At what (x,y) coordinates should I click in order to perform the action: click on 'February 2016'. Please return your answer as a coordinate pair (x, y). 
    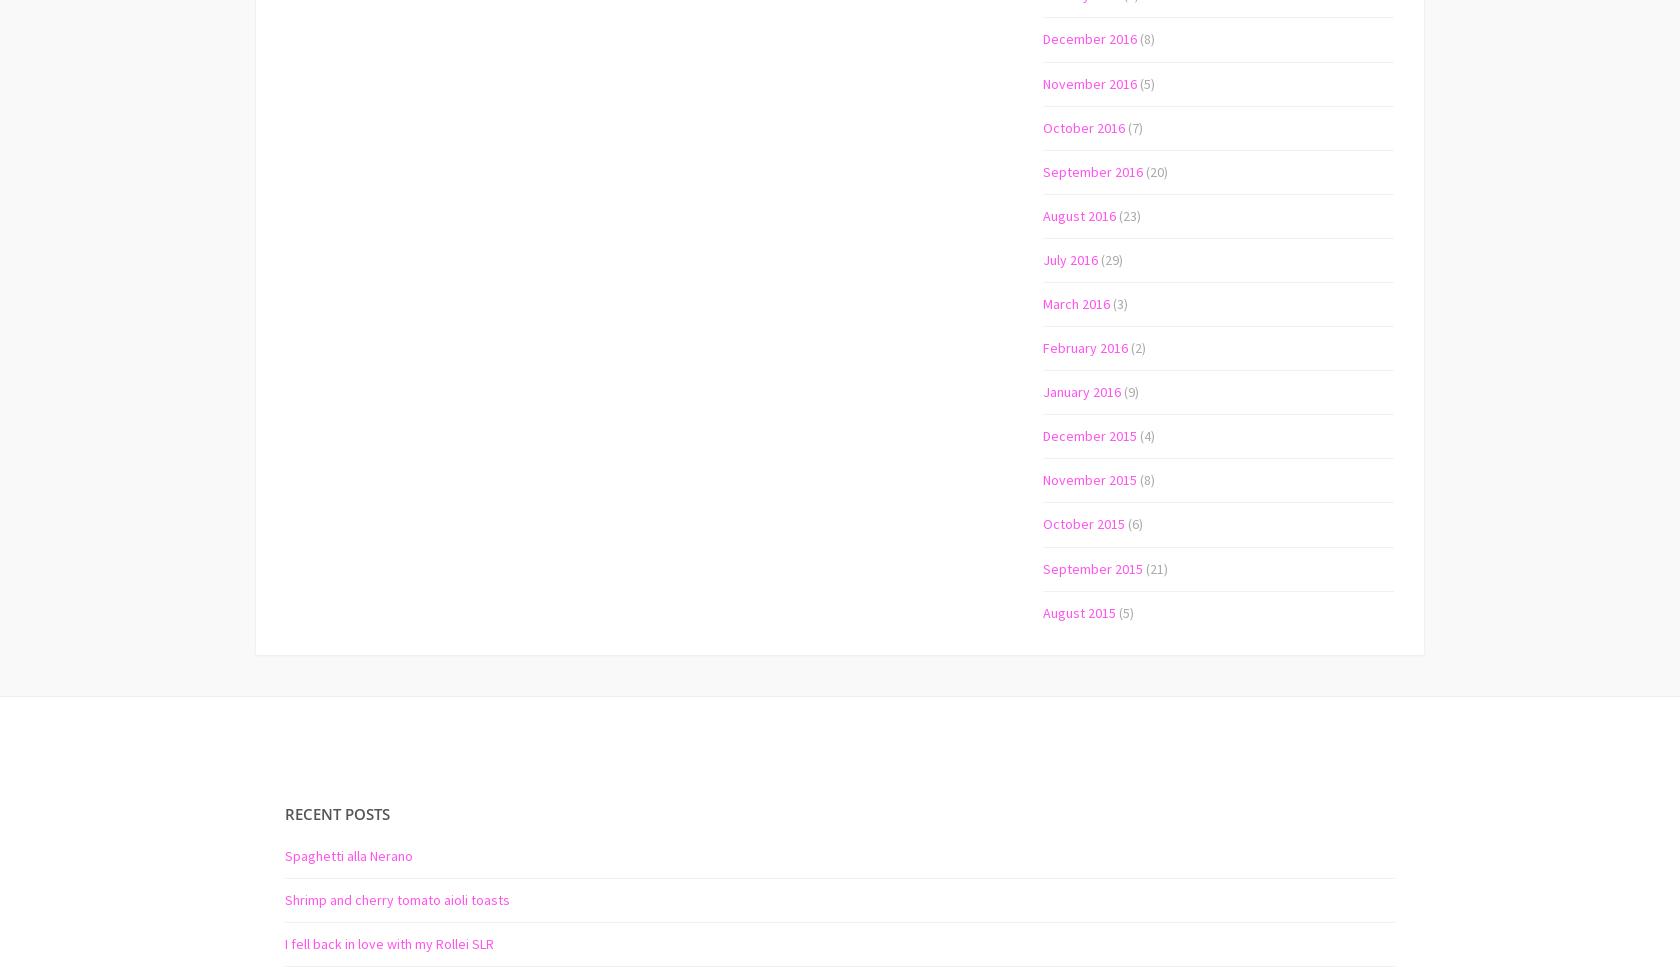
    Looking at the image, I should click on (1085, 348).